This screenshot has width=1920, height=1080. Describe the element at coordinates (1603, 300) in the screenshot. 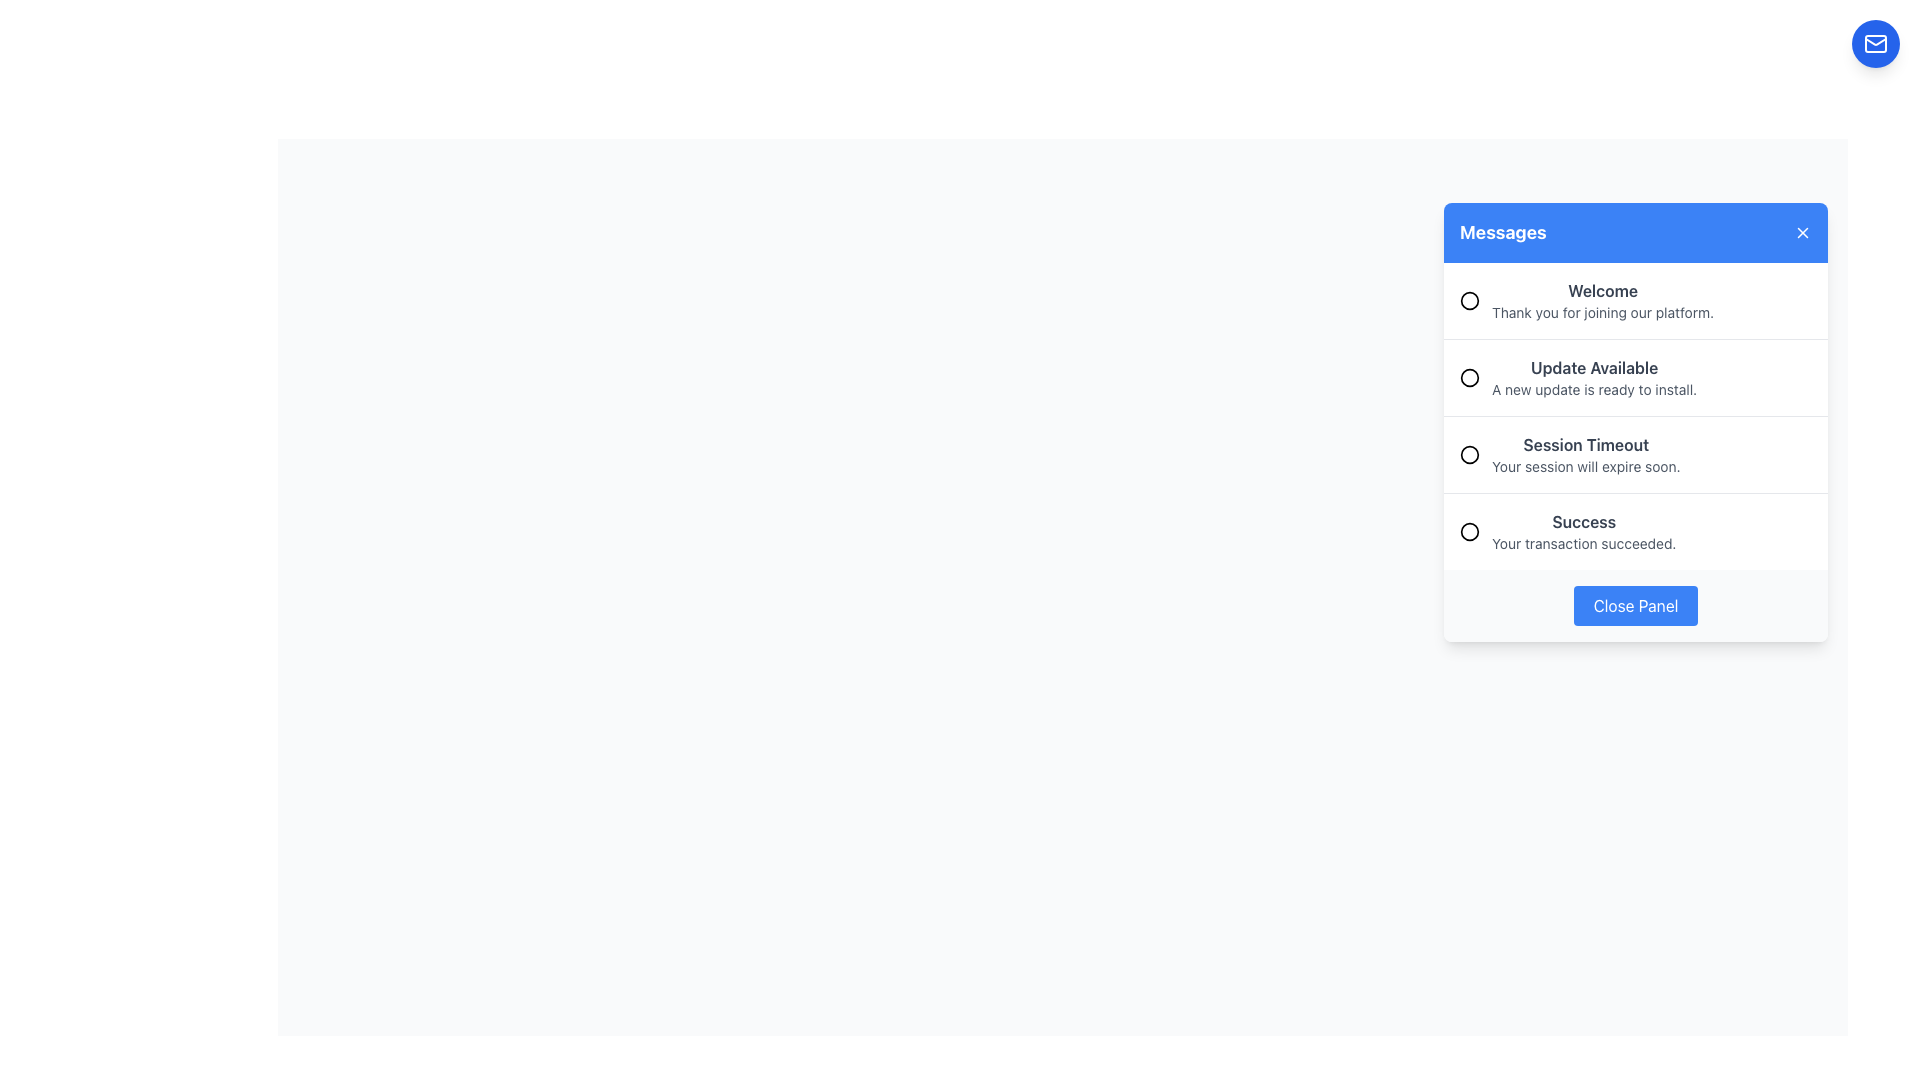

I see `welcome message displayed in the text block located in the 'Messages' card, which is the first item in a vertical list next to a circular icon` at that location.